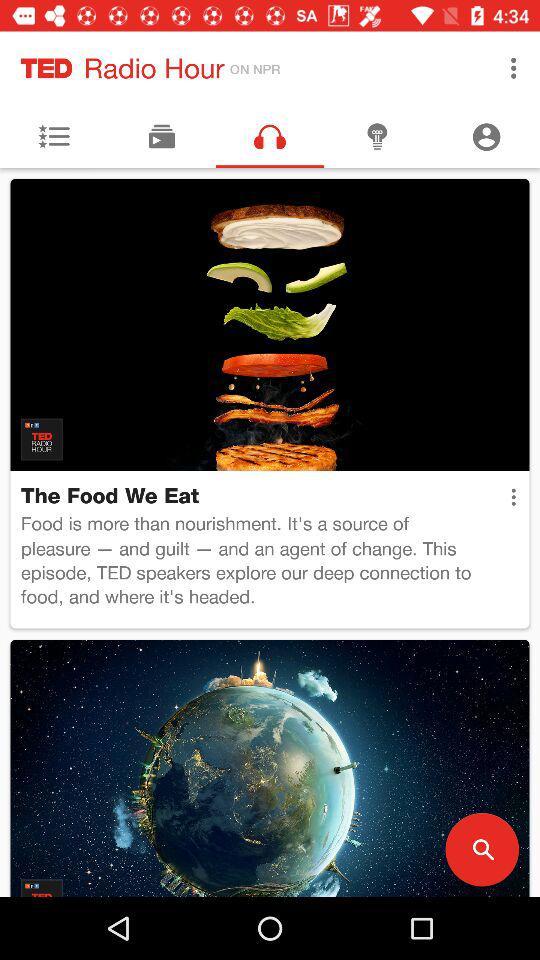 Image resolution: width=540 pixels, height=960 pixels. I want to click on item next to food is more icon, so click(513, 496).